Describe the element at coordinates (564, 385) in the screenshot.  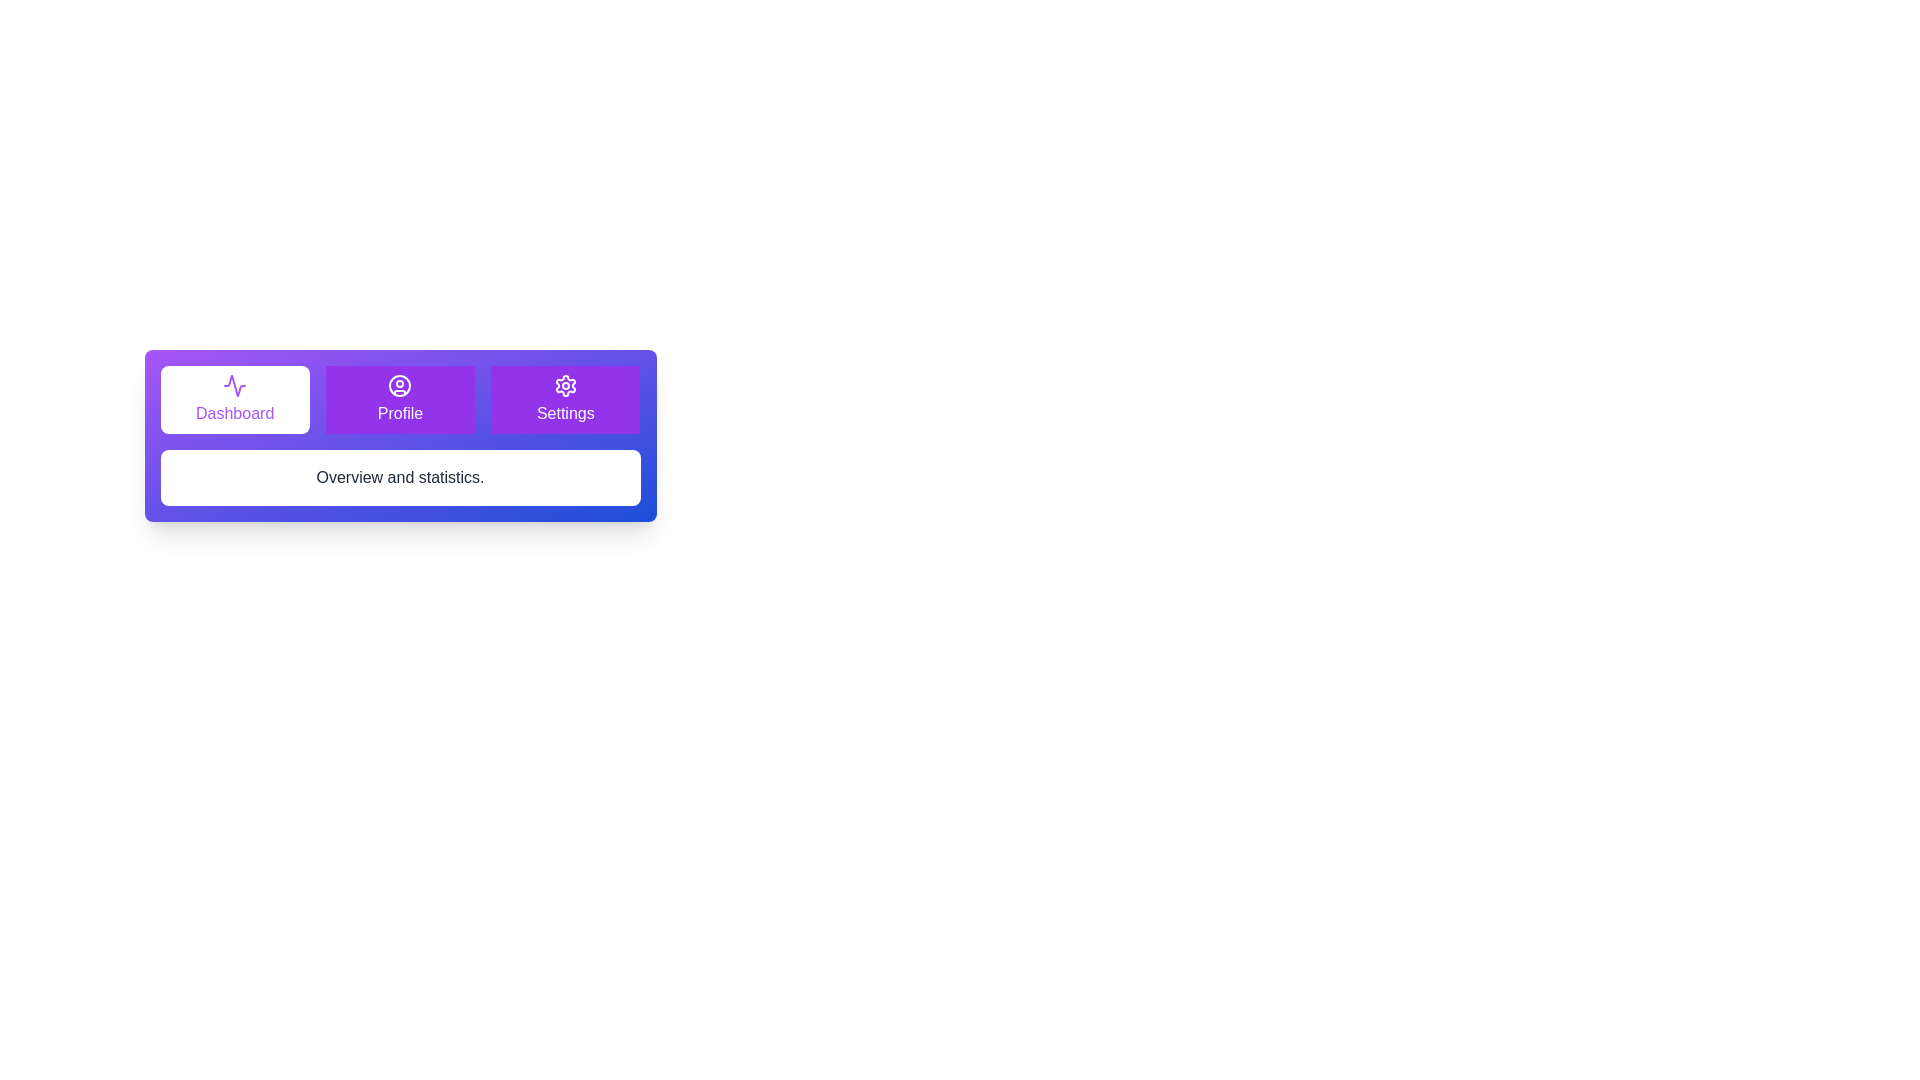
I see `the icon for the Settings tab to activate it` at that location.